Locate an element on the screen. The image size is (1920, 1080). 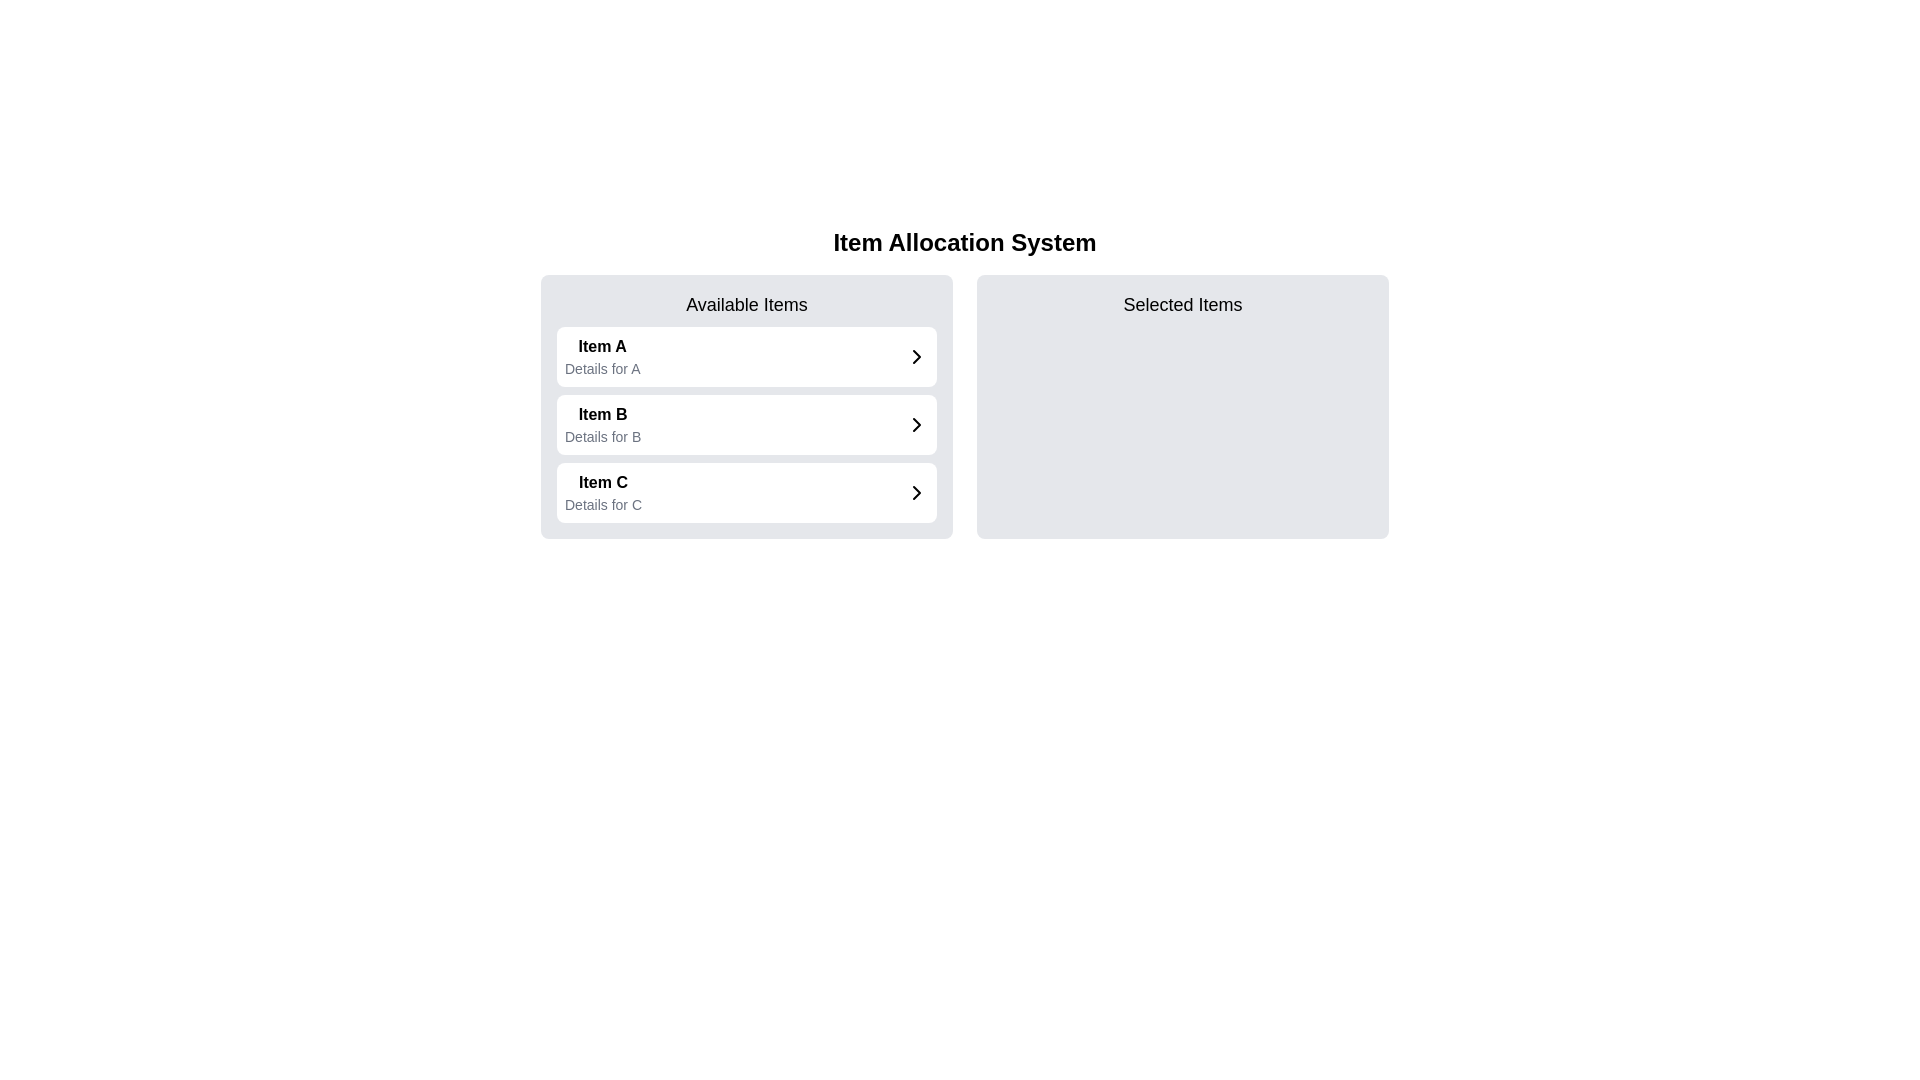
the interaction icon for 'Item A' located at the far right of the first row under 'Available Items' is located at coordinates (915, 356).